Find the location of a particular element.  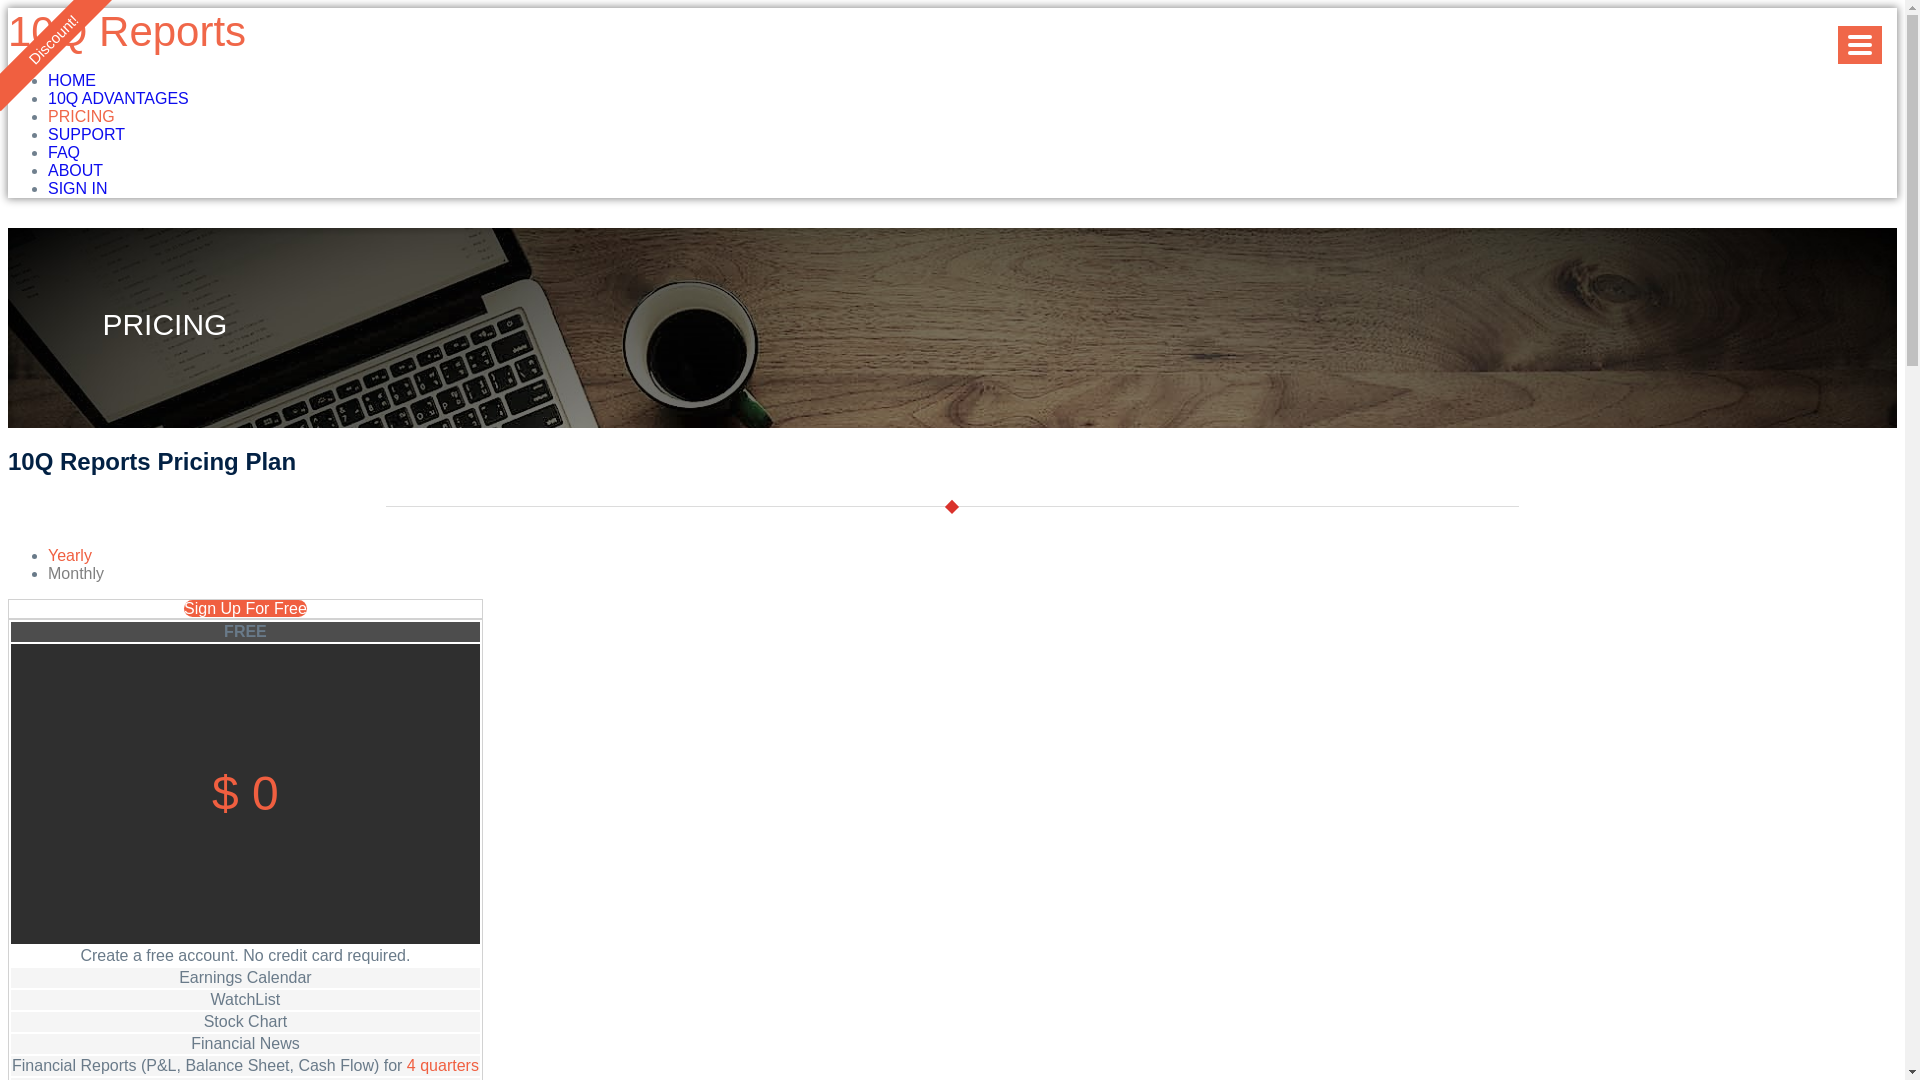

'10Q ADVANTAGES' is located at coordinates (117, 98).